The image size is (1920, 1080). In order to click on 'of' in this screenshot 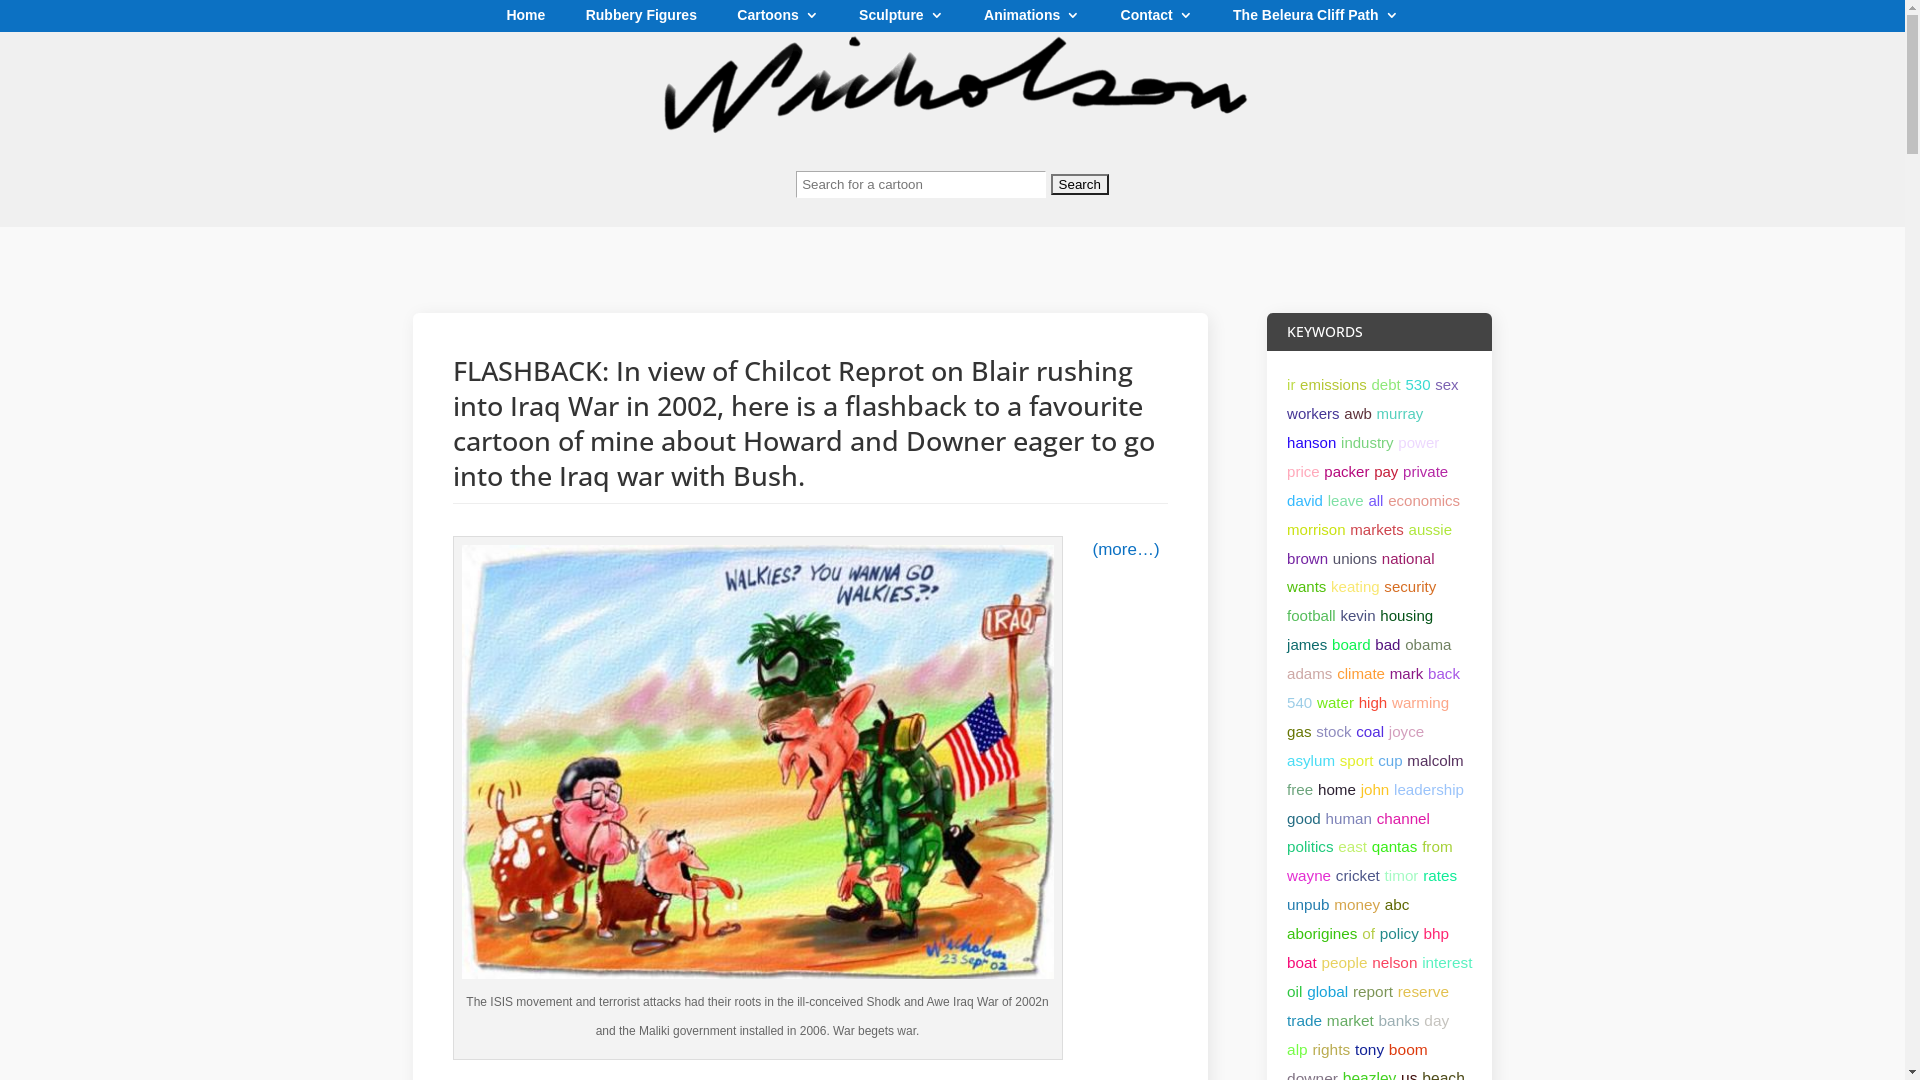, I will do `click(1367, 933)`.